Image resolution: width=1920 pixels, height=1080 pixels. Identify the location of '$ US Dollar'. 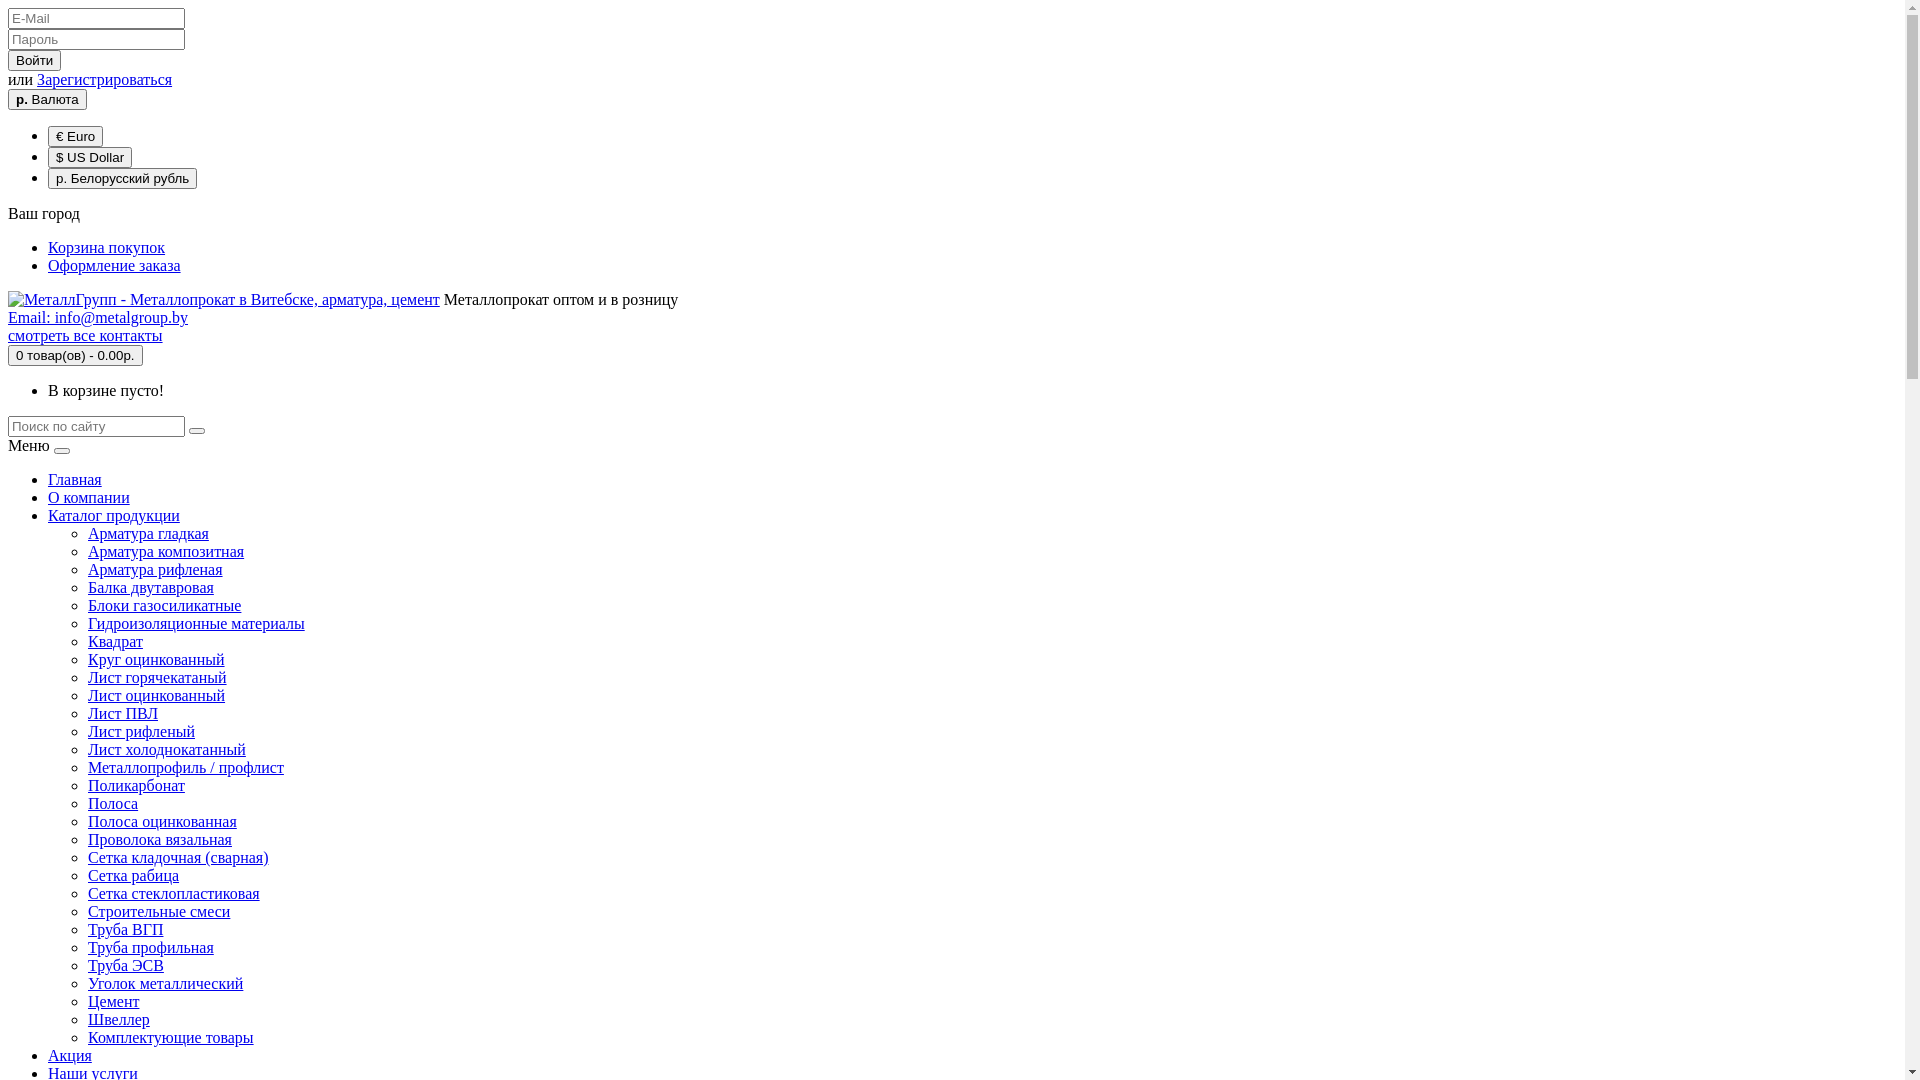
(48, 156).